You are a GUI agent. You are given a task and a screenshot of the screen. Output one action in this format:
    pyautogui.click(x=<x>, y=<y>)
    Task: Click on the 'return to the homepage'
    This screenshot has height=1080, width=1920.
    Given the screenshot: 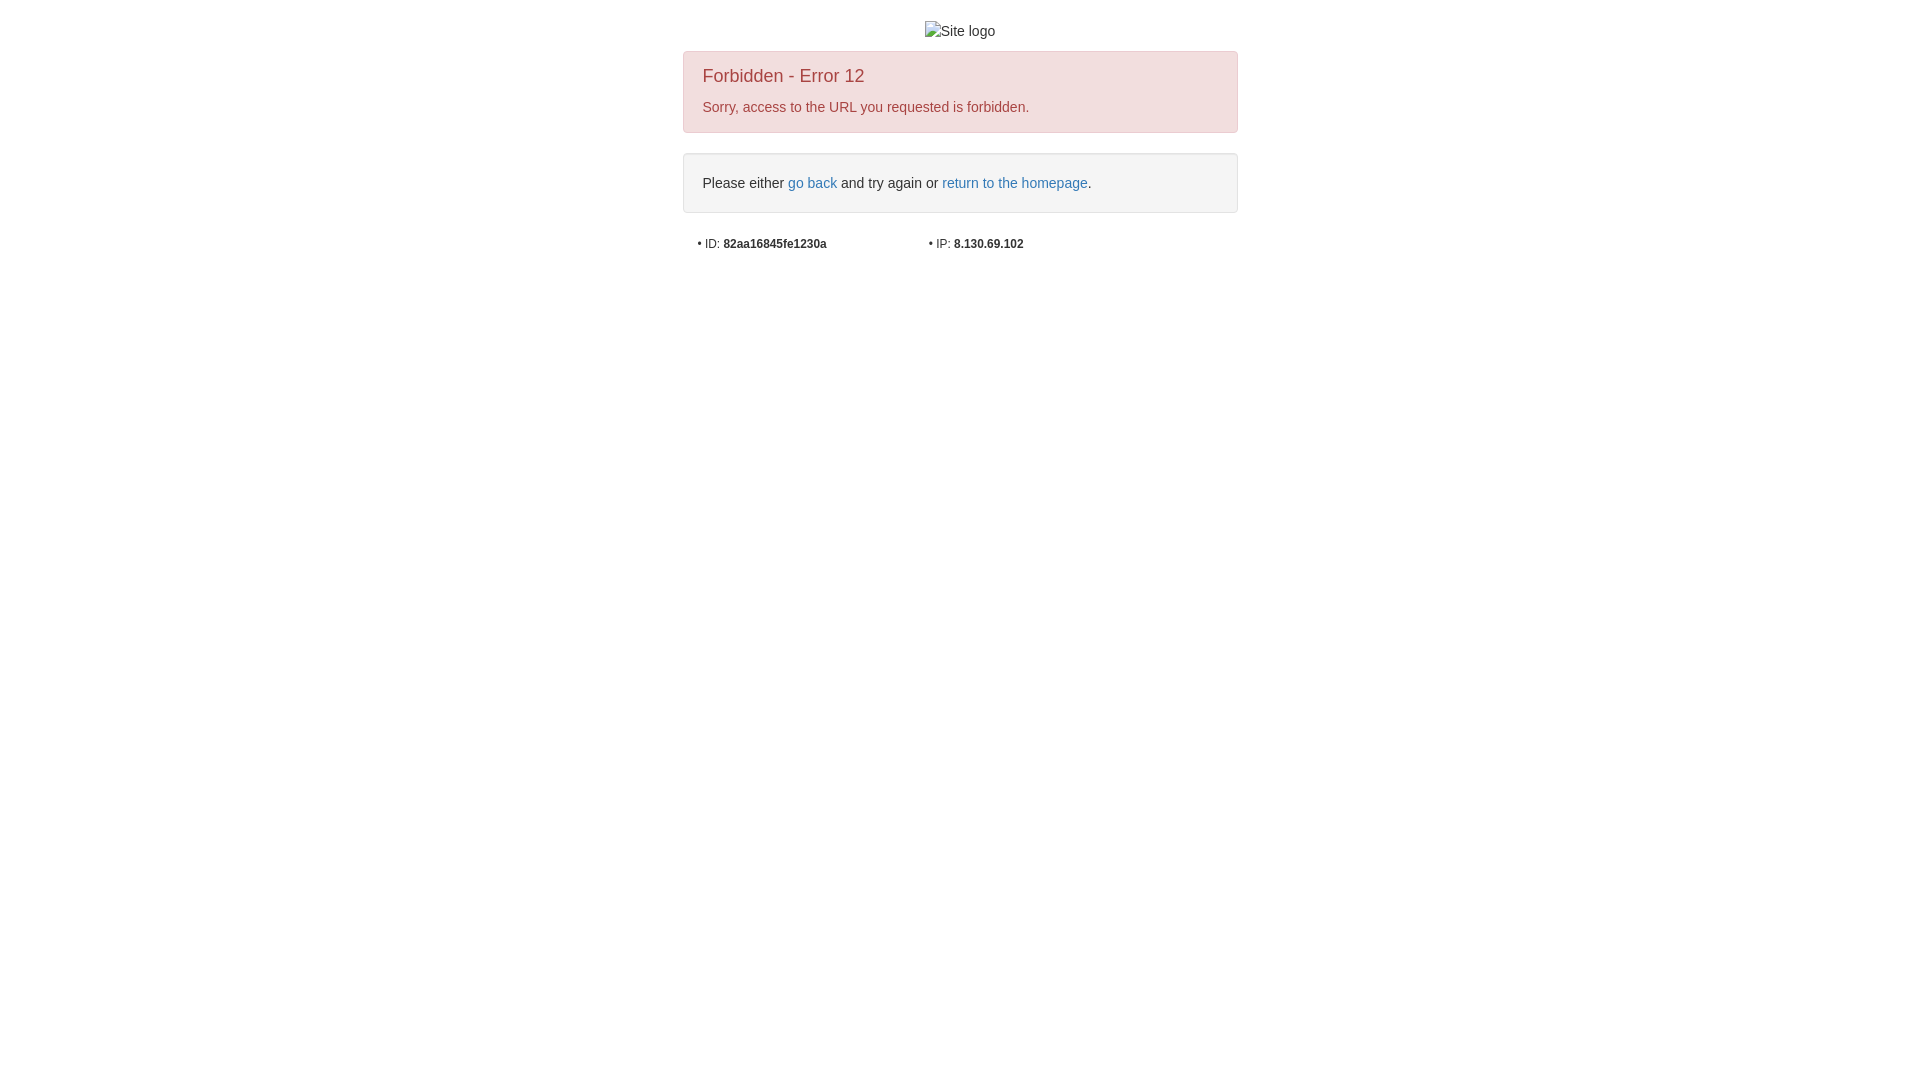 What is the action you would take?
    pyautogui.click(x=1014, y=182)
    